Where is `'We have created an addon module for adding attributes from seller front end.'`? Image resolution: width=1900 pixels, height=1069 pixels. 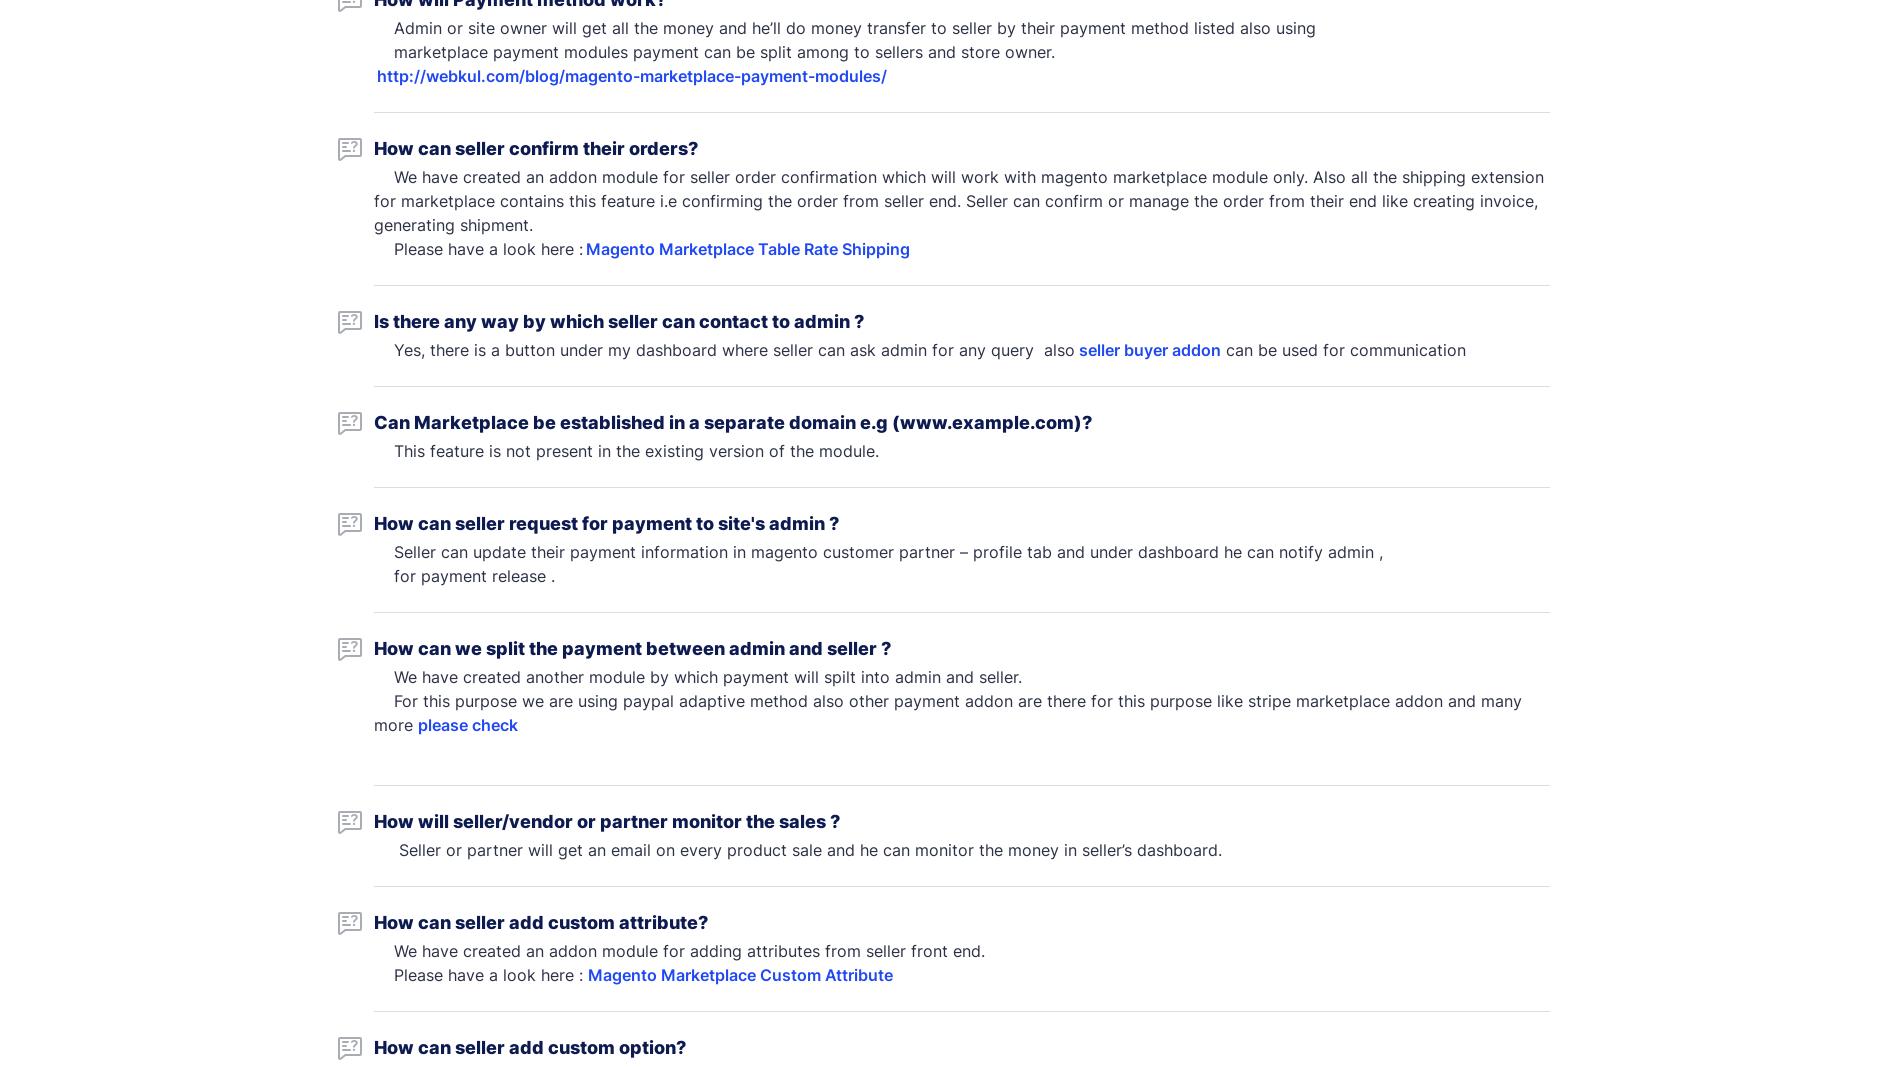 'We have created an addon module for adding attributes from seller front end.' is located at coordinates (372, 949).